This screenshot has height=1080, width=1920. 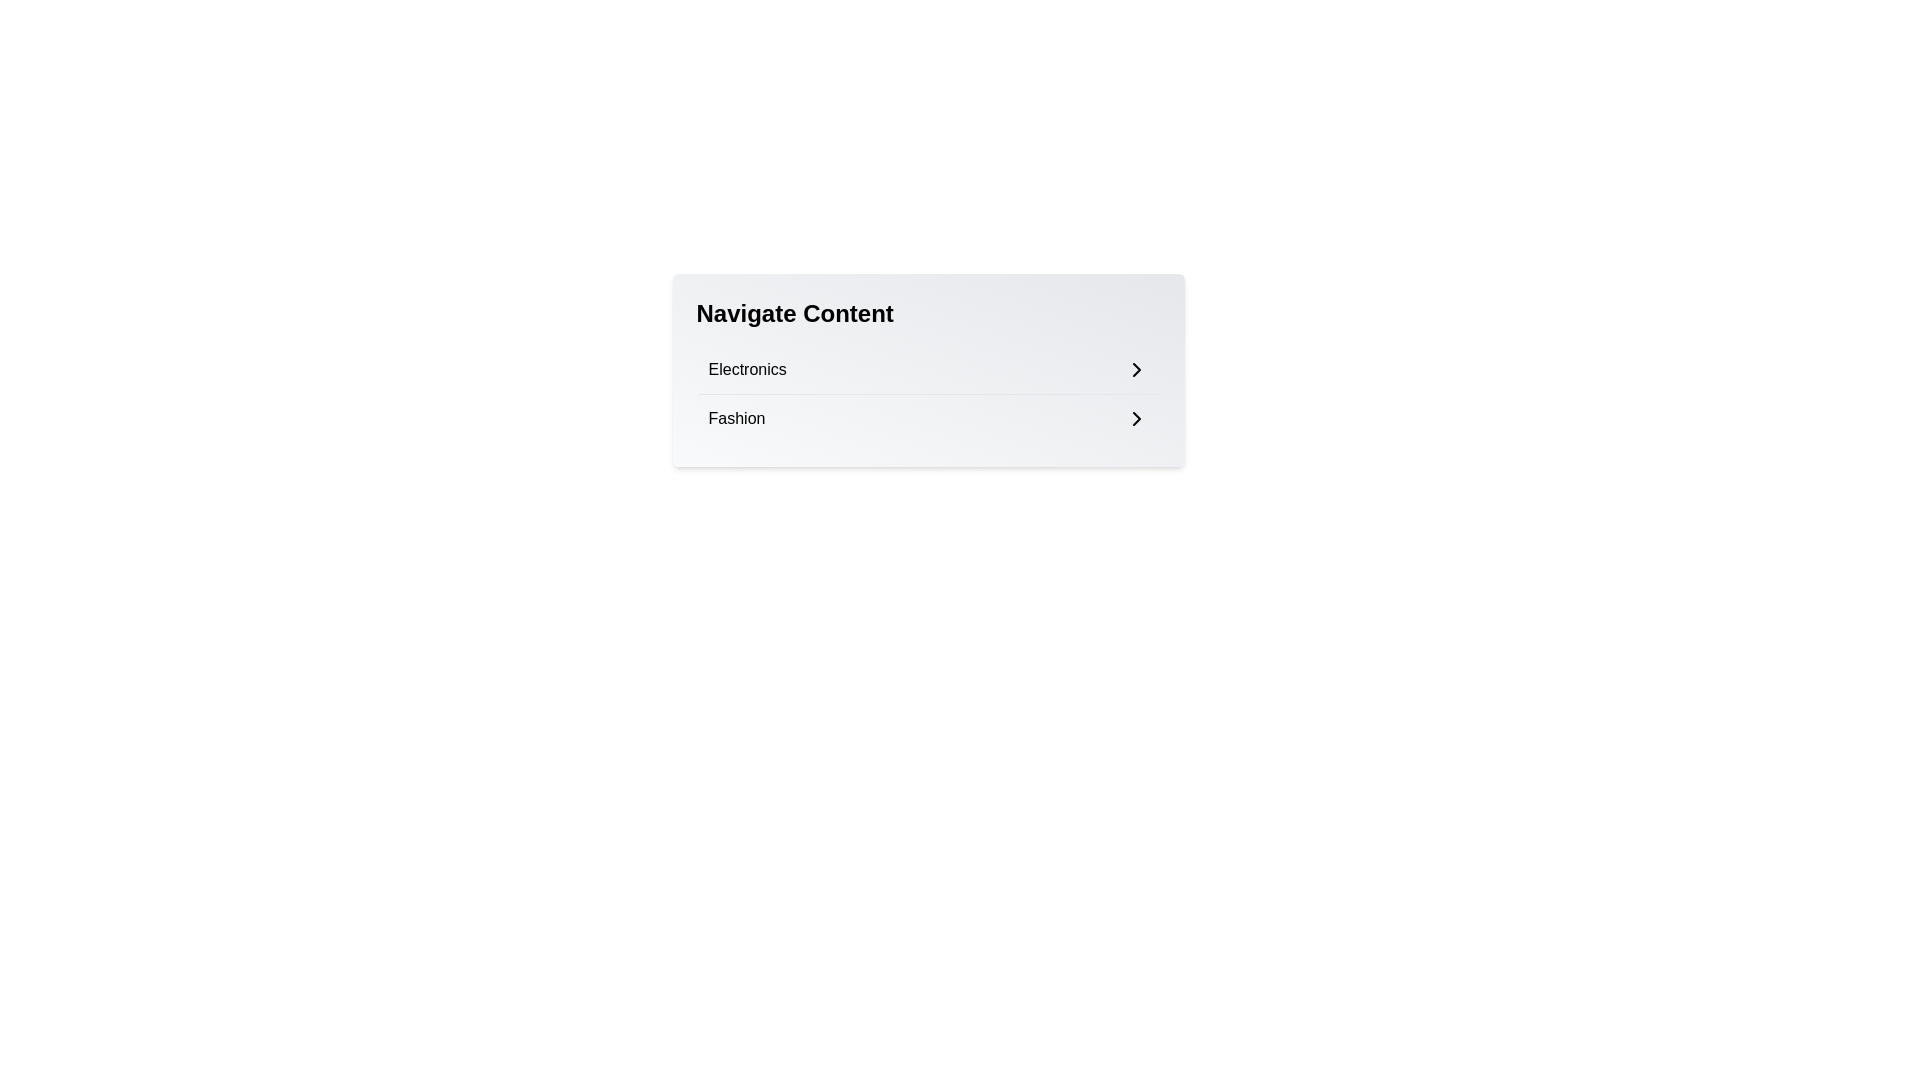 I want to click on the 'Electronics' list item, which is the first item in a vertical list, so click(x=927, y=370).